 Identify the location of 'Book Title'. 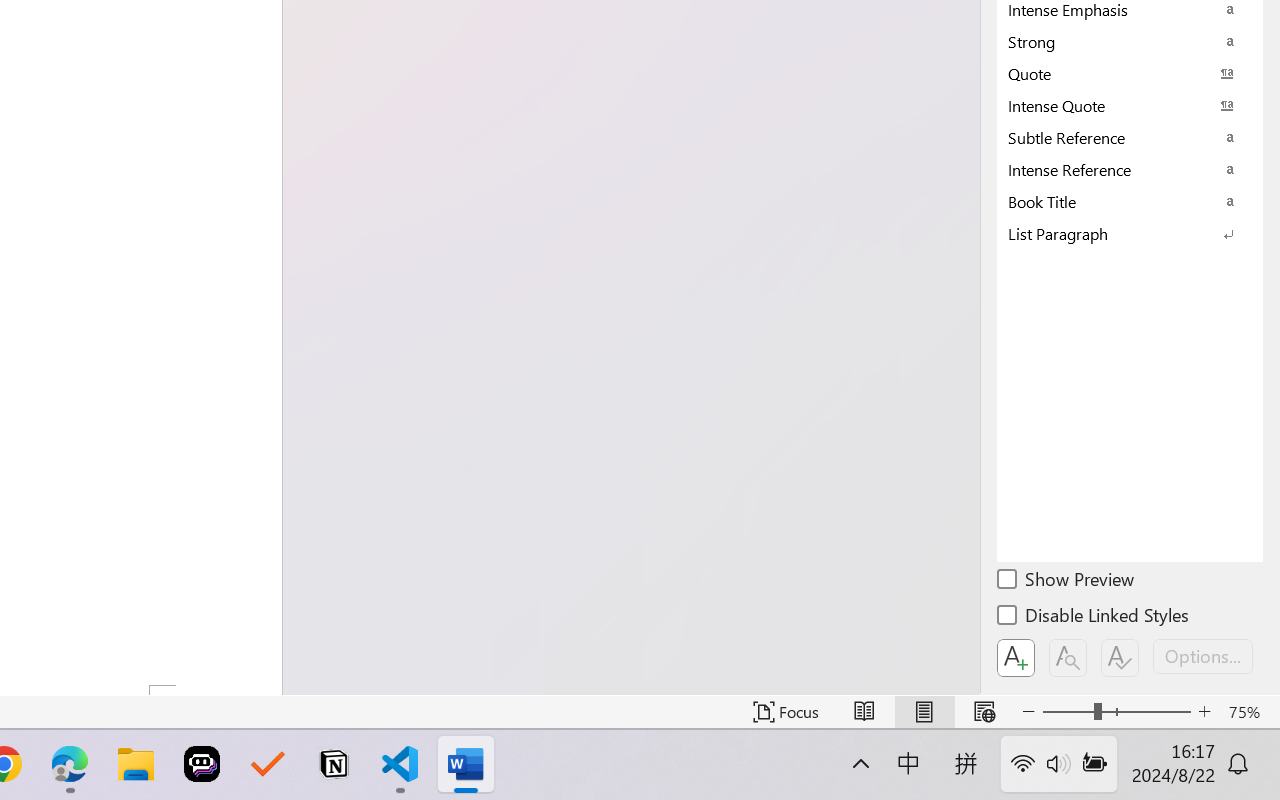
(1130, 201).